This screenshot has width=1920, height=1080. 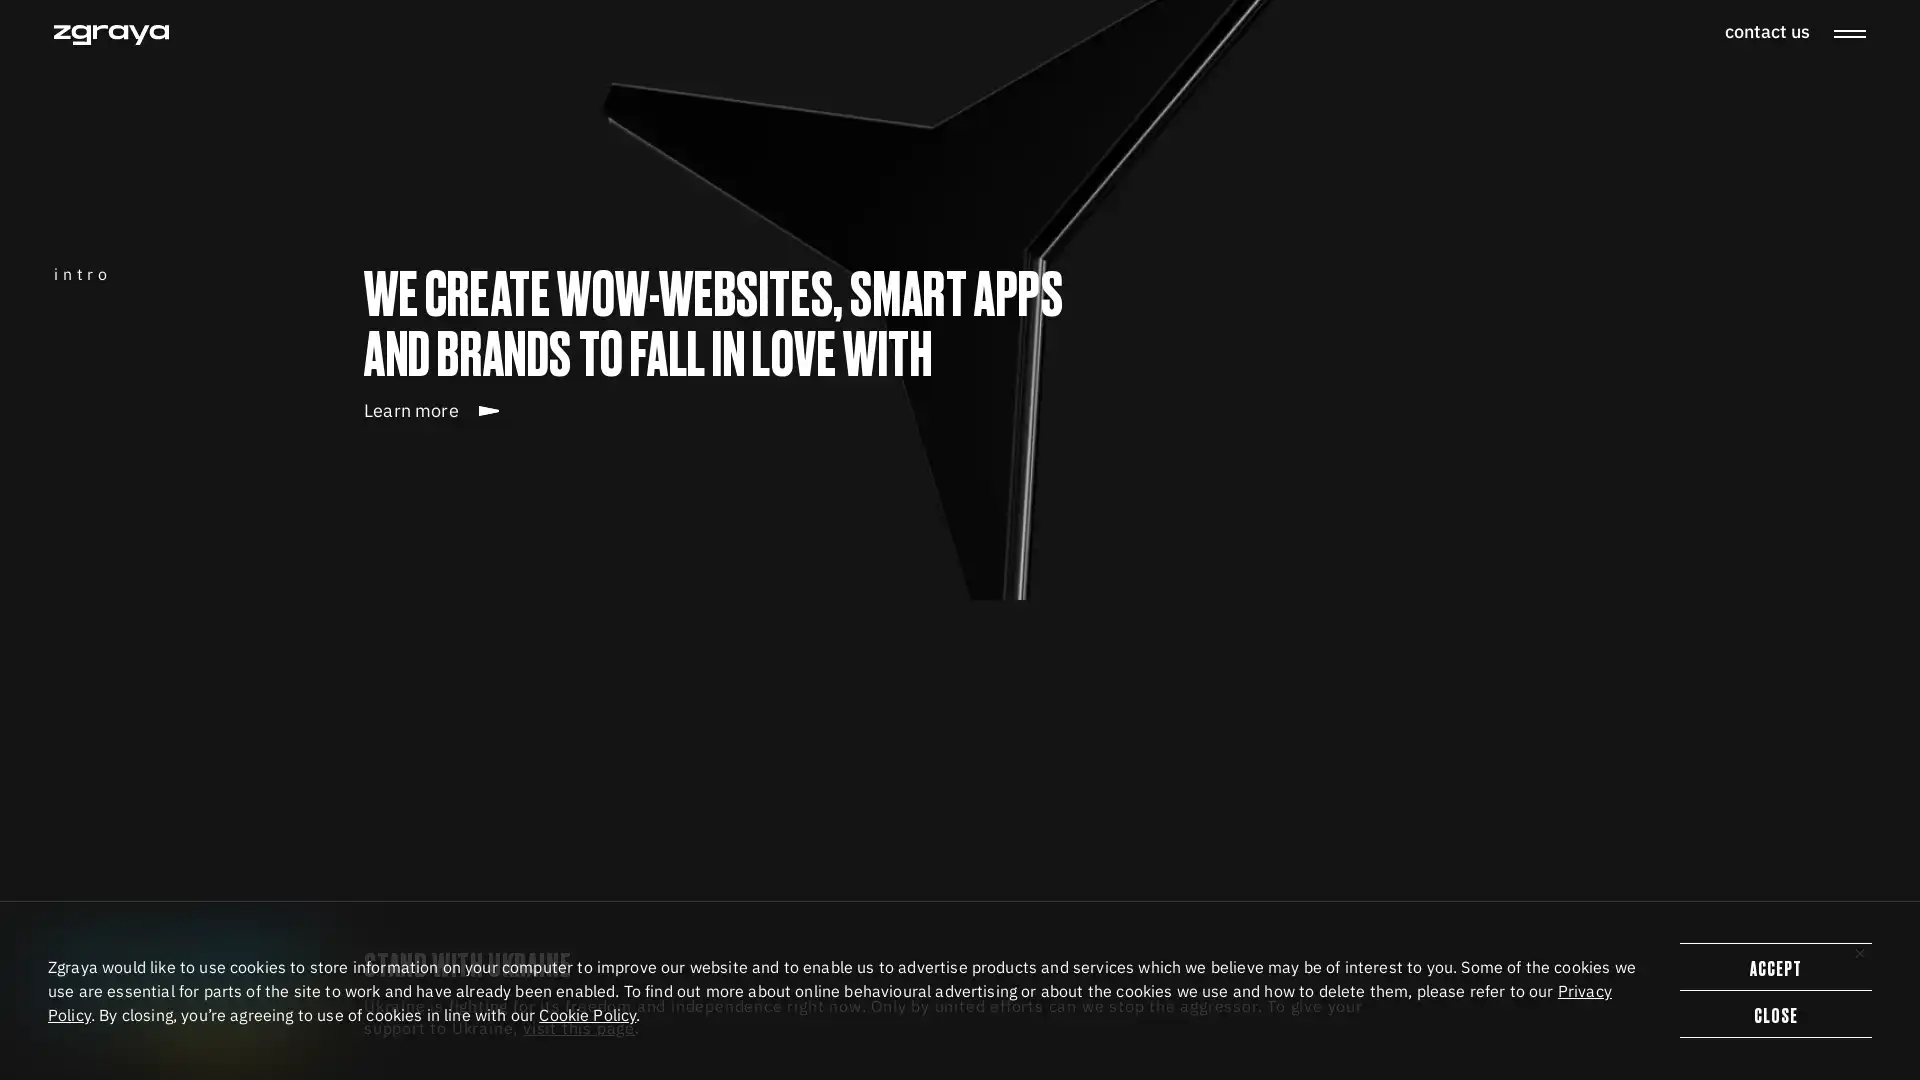 I want to click on contat us, so click(x=1767, y=31).